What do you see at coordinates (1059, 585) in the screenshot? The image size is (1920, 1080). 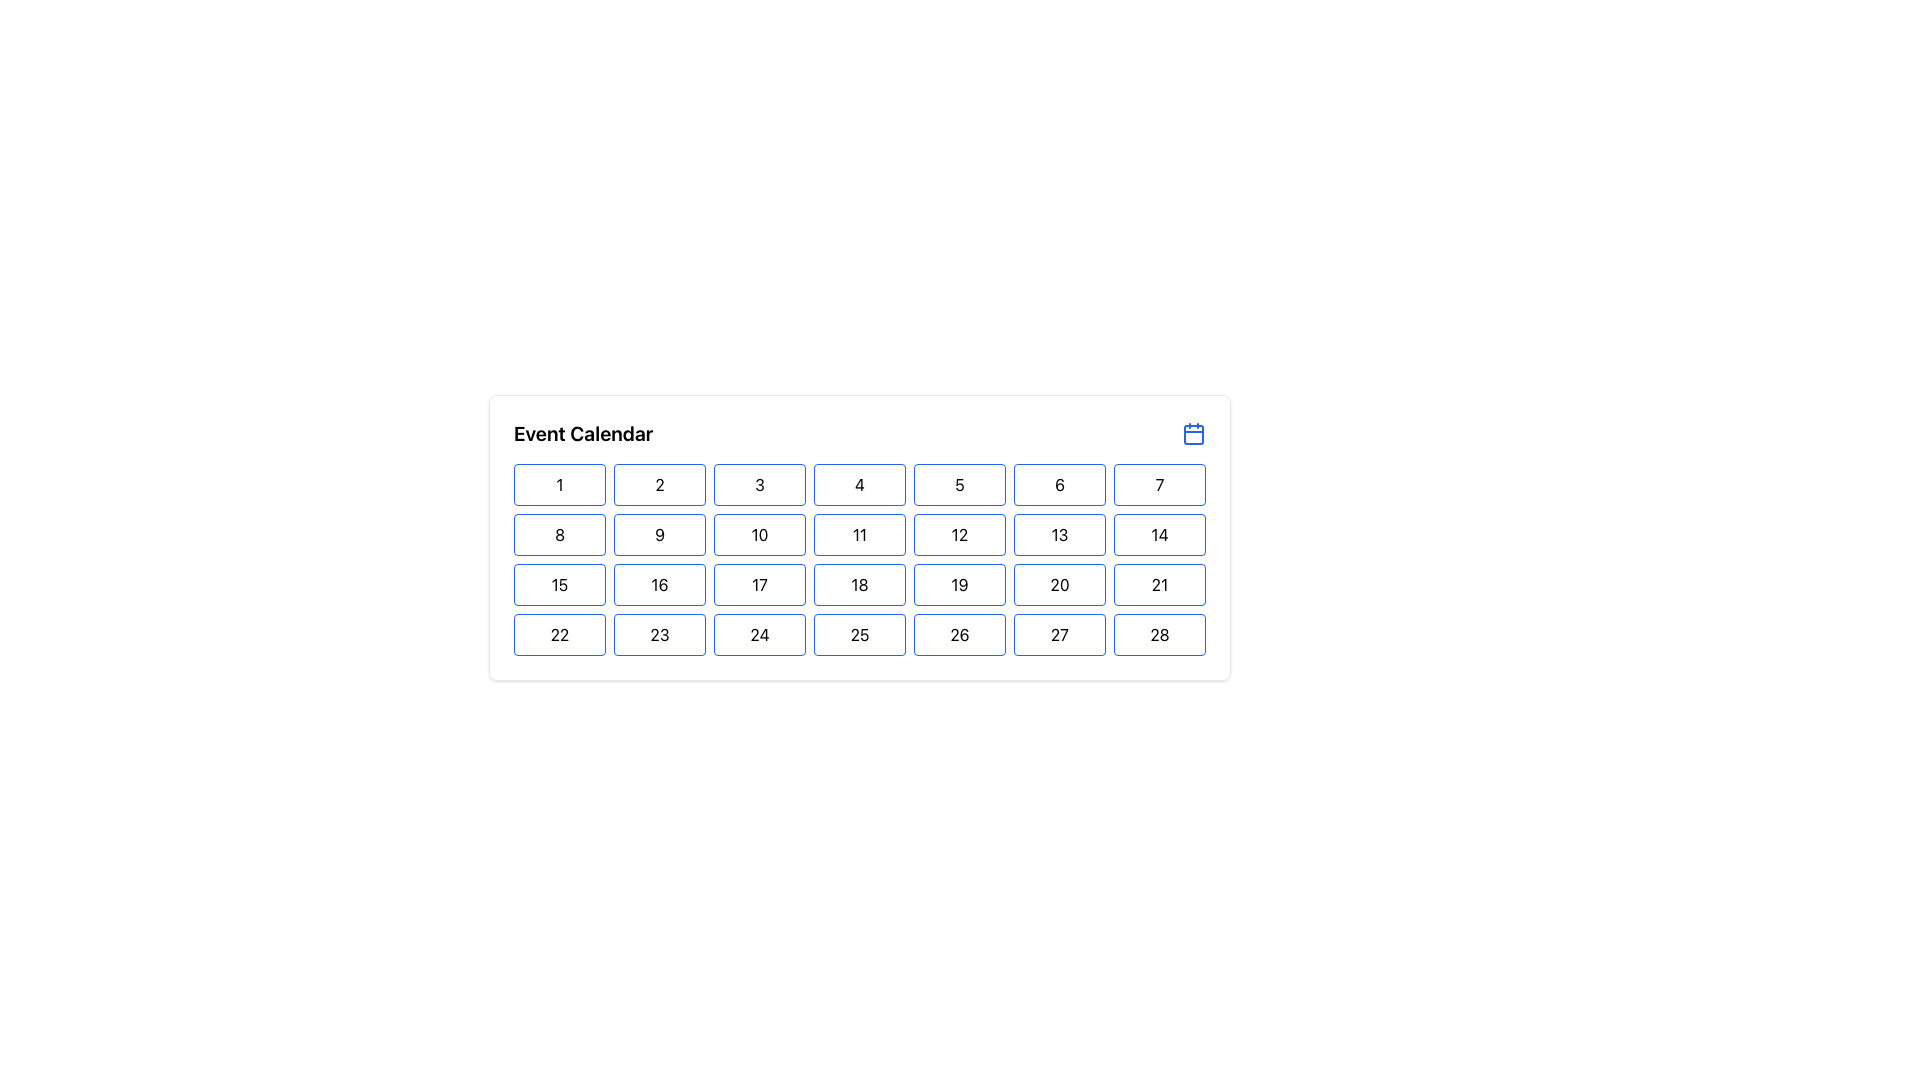 I see `the button for selecting the value '20'` at bounding box center [1059, 585].